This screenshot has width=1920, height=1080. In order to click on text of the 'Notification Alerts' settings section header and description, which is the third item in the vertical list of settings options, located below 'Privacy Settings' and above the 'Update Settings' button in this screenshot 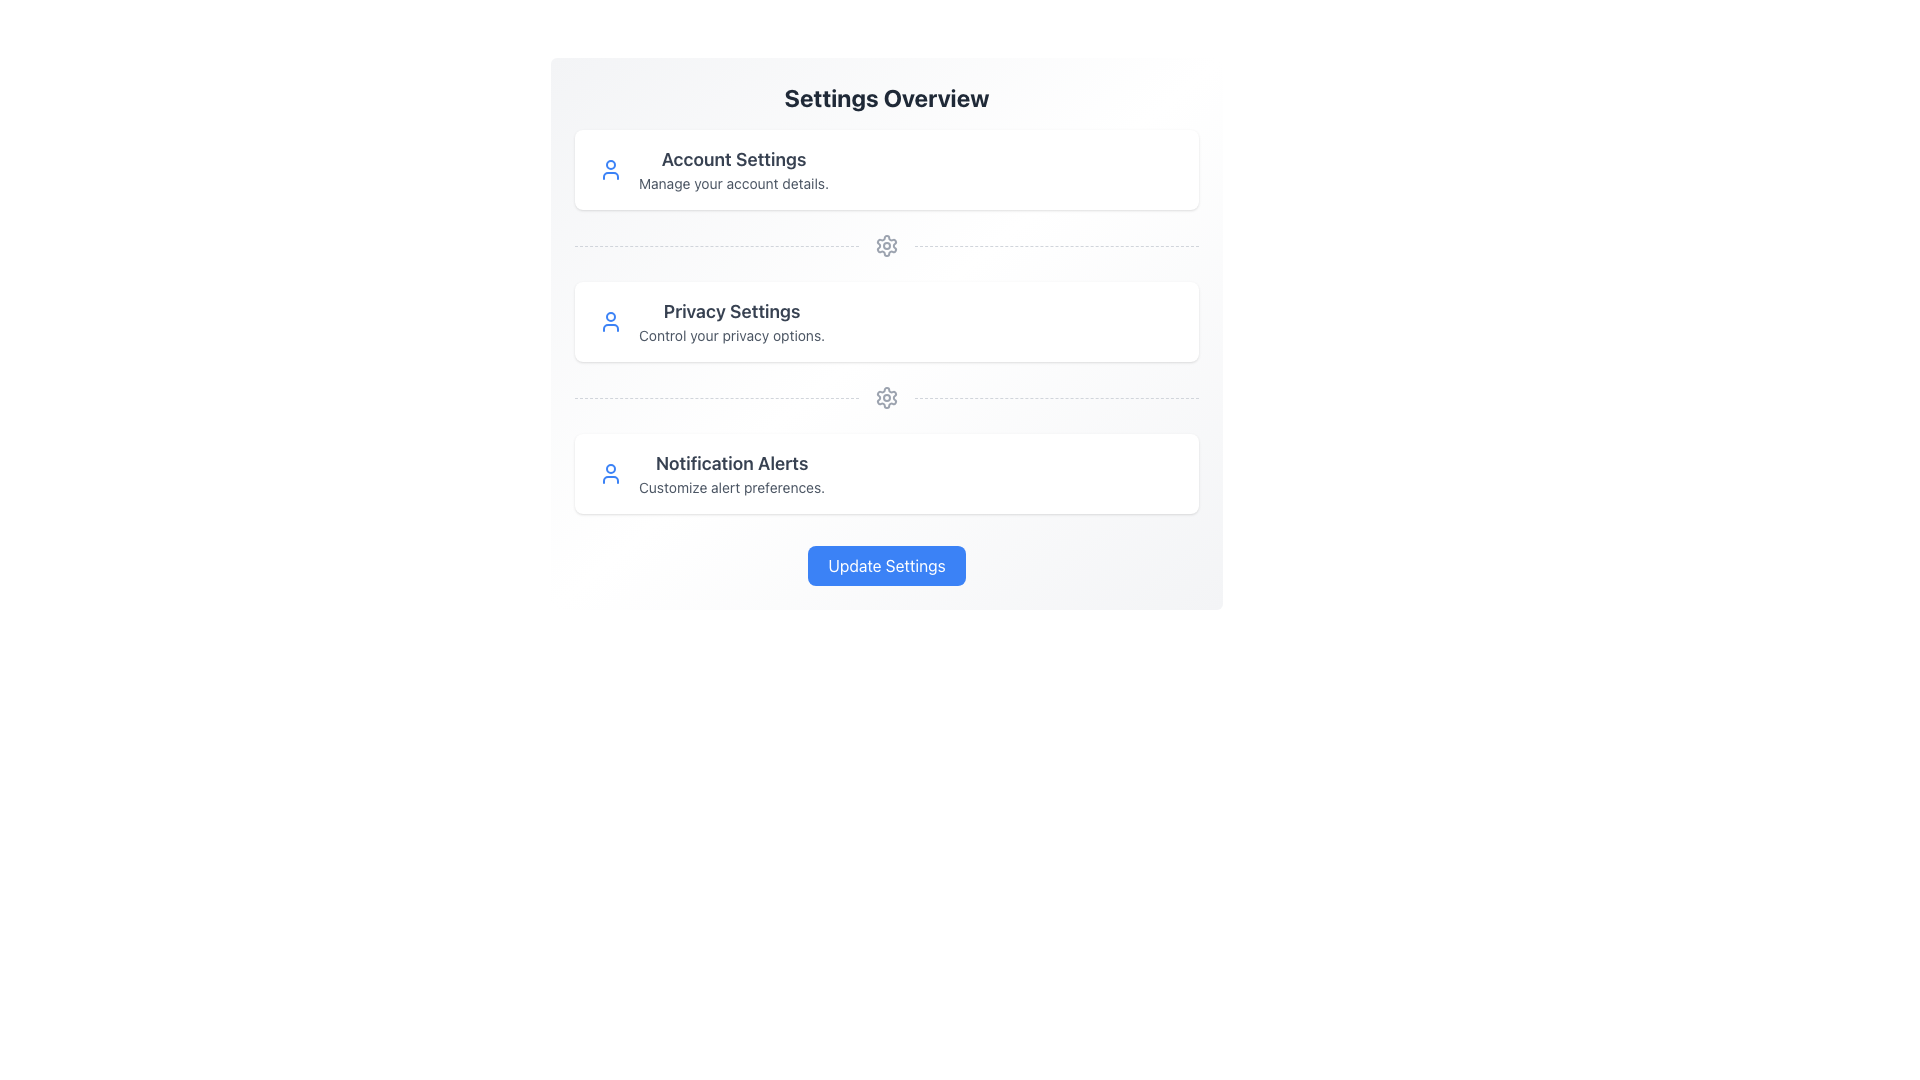, I will do `click(731, 474)`.